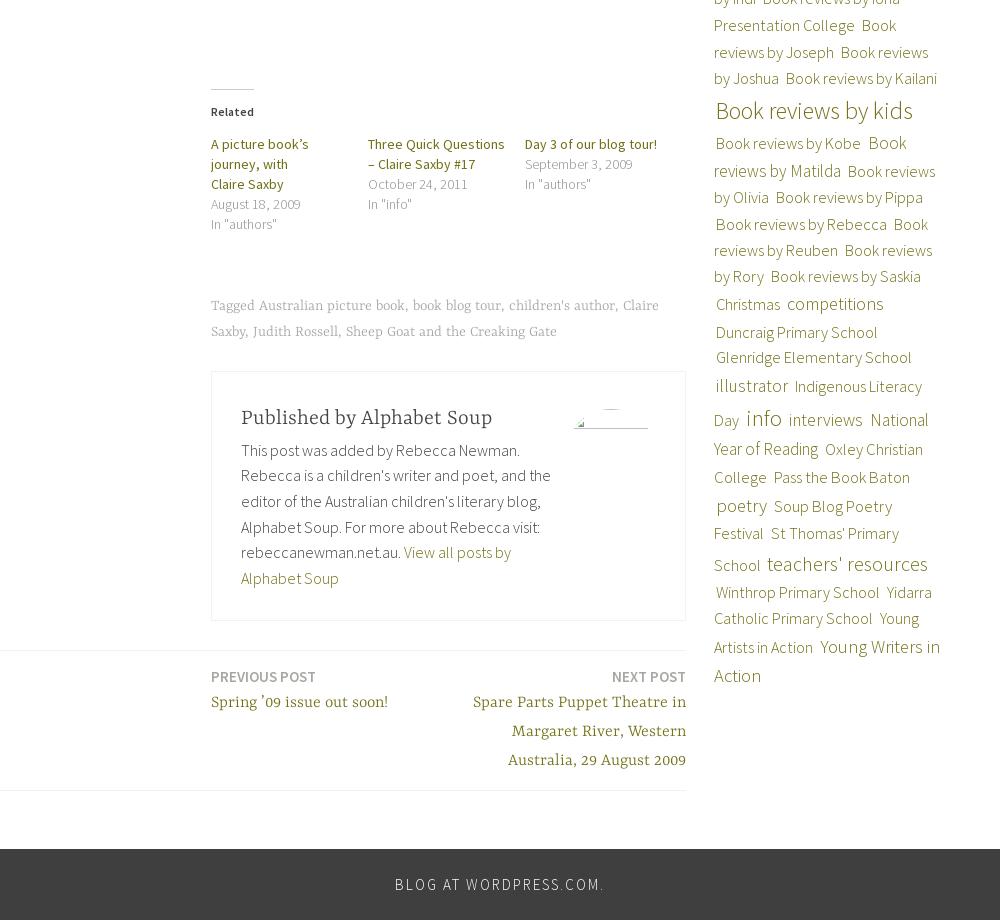 This screenshot has height=920, width=1000. What do you see at coordinates (239, 416) in the screenshot?
I see `'Published by'` at bounding box center [239, 416].